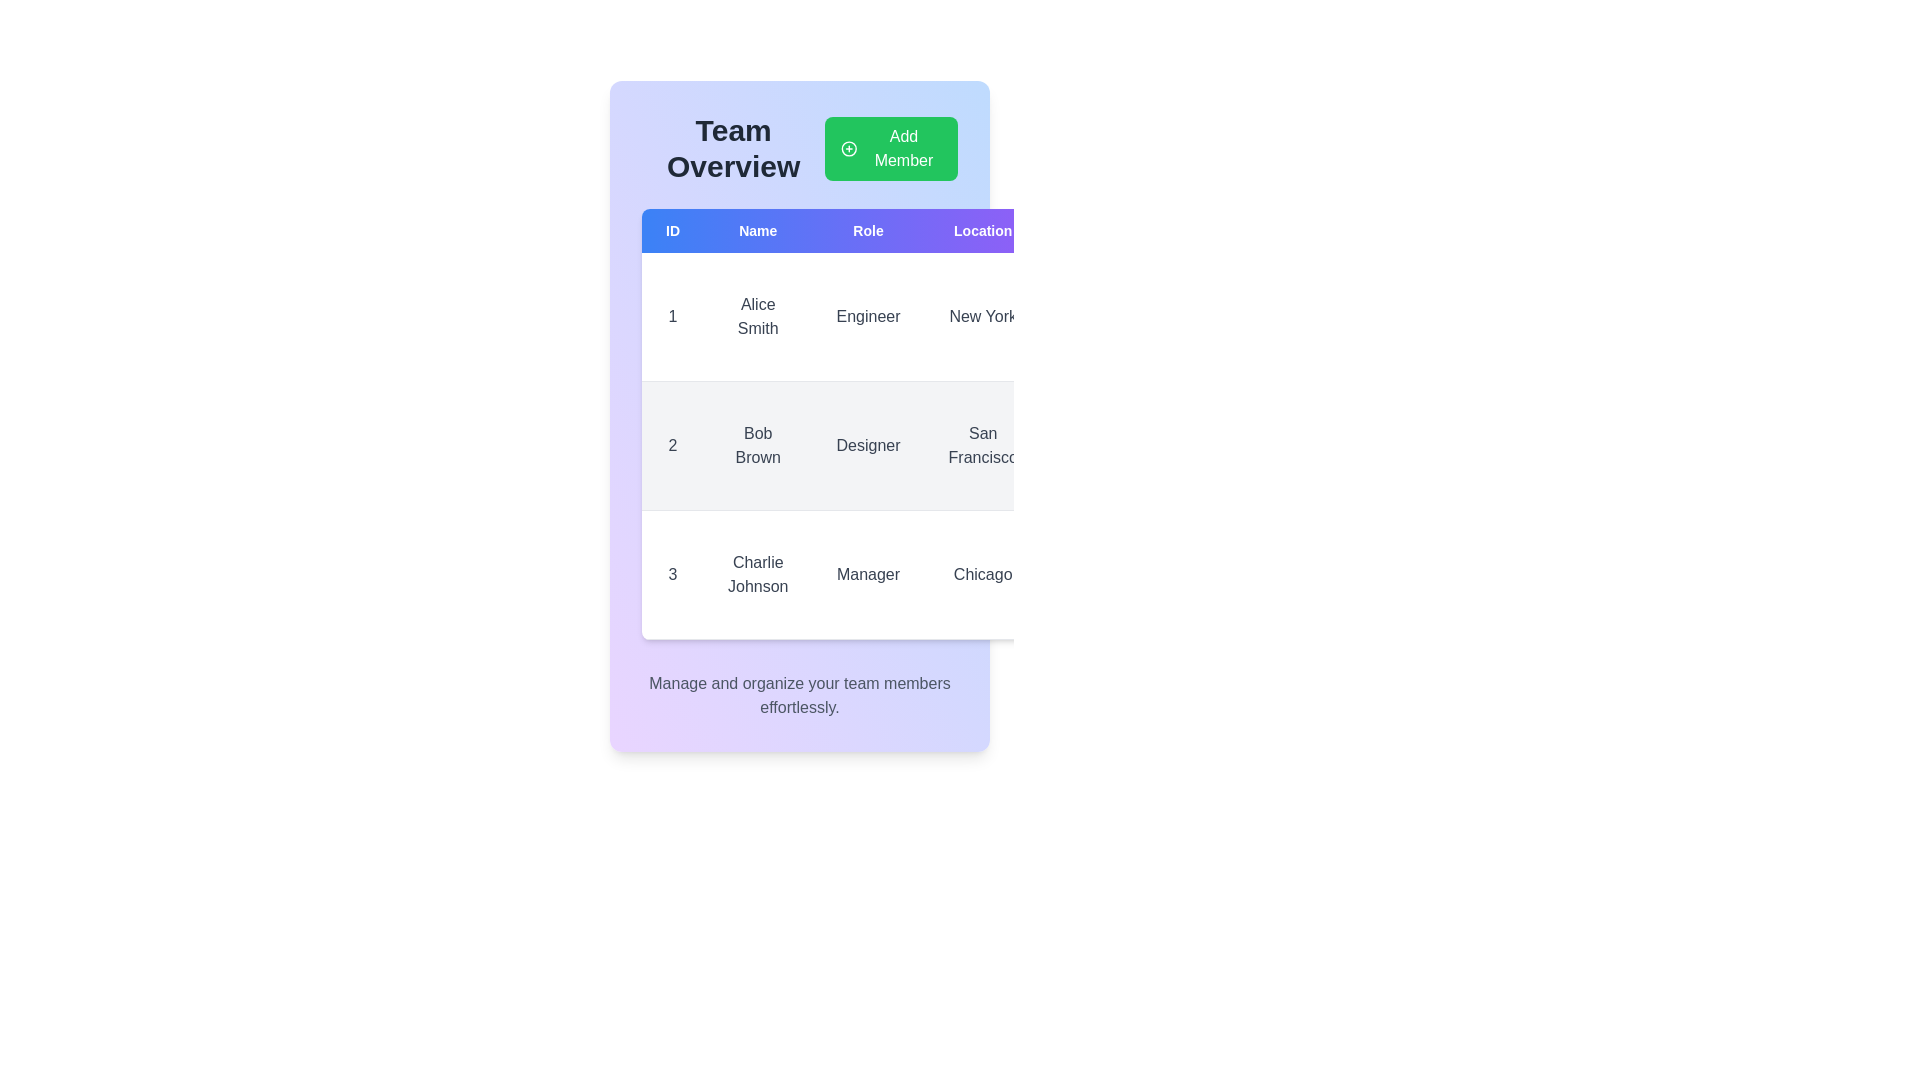  What do you see at coordinates (732, 148) in the screenshot?
I see `the section header Text label that indicates the overview of a team` at bounding box center [732, 148].